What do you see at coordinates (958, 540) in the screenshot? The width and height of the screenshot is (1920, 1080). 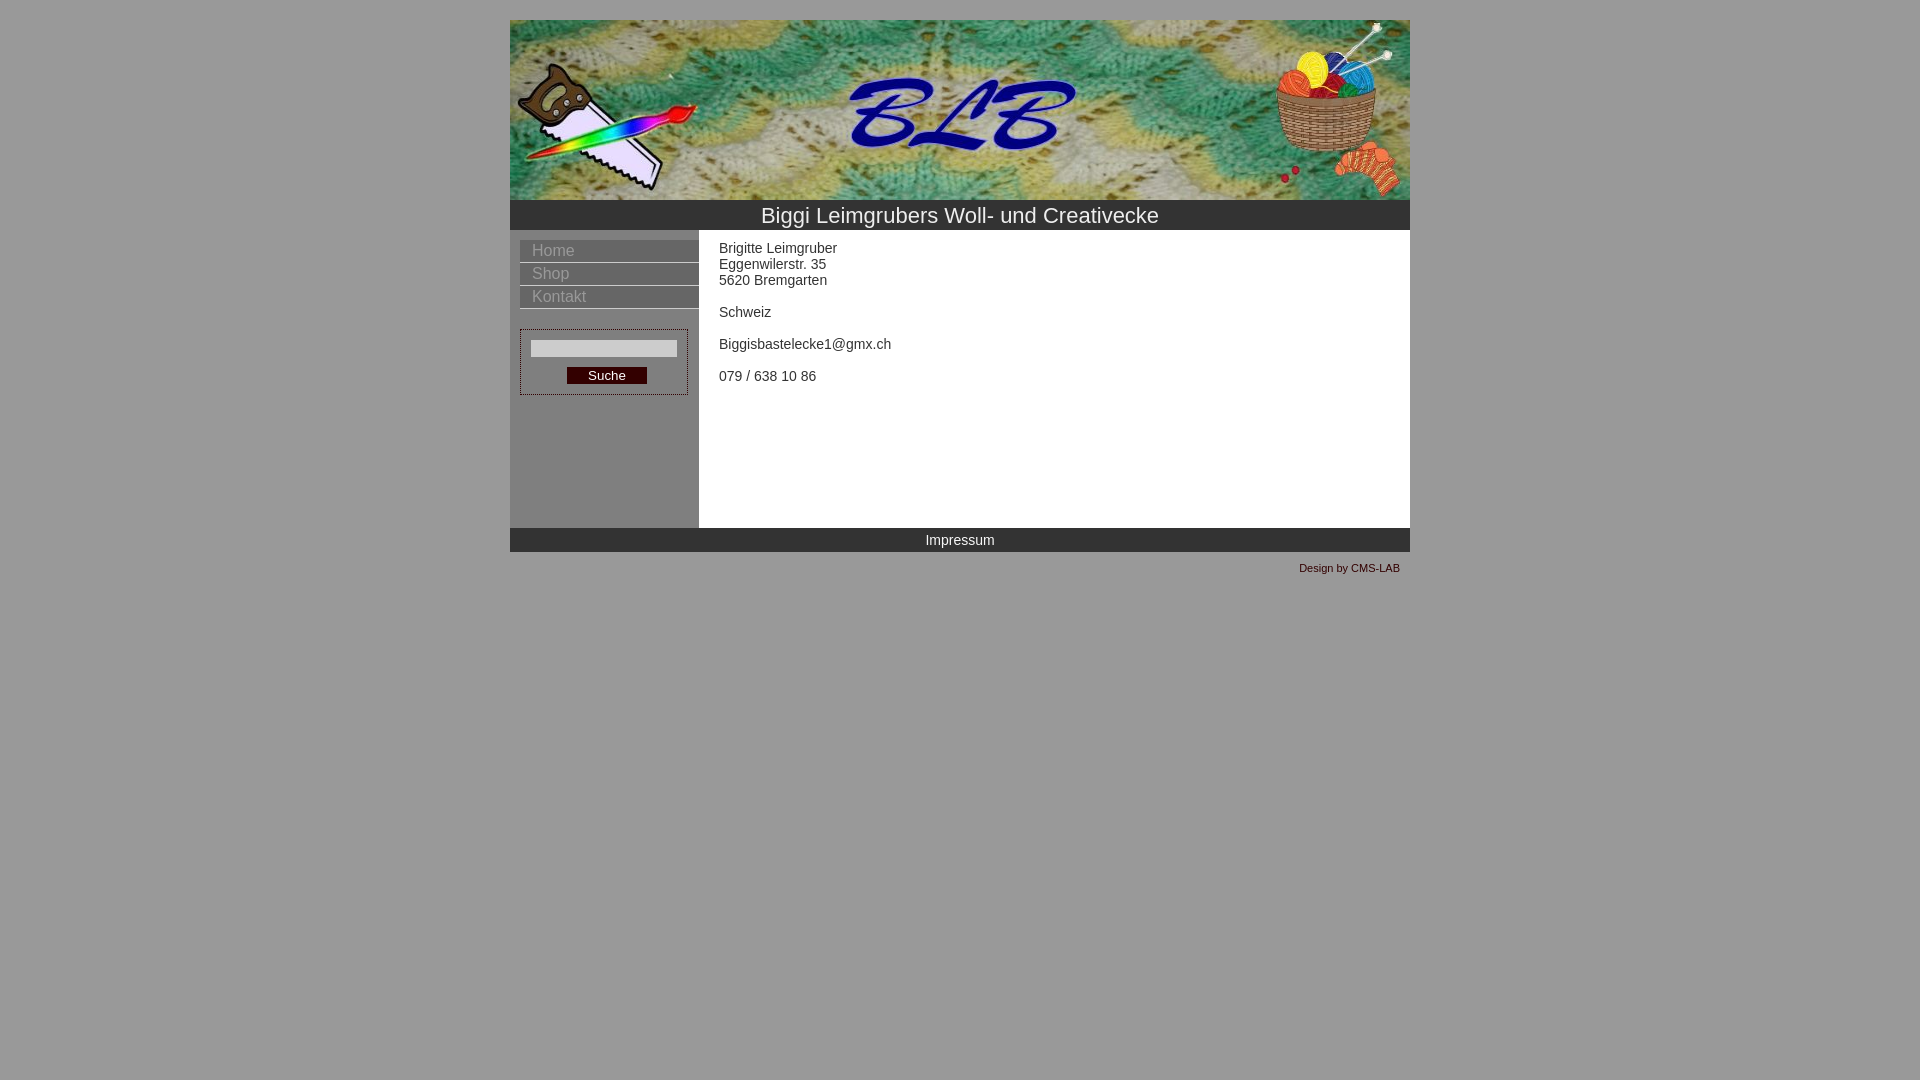 I see `'Impressum'` at bounding box center [958, 540].